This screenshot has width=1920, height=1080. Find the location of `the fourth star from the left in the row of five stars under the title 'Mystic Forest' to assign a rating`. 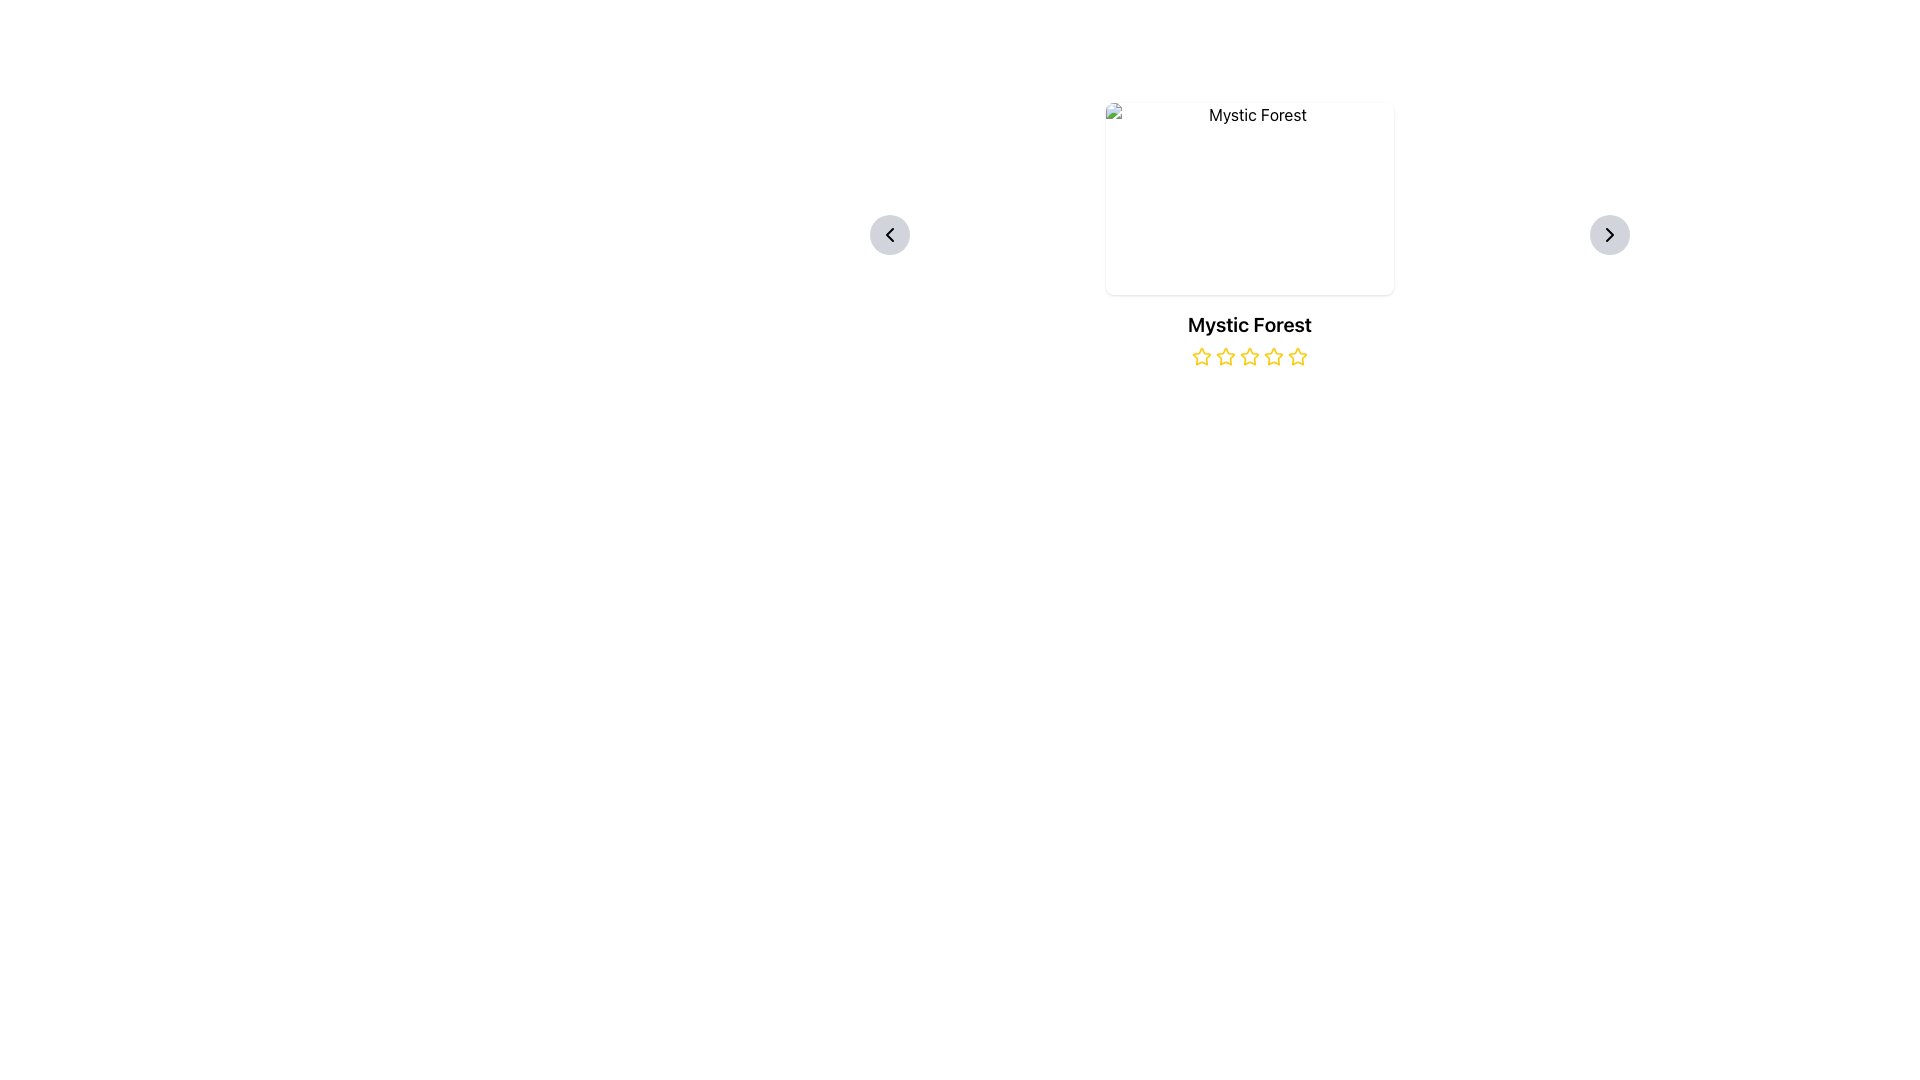

the fourth star from the left in the row of five stars under the title 'Mystic Forest' to assign a rating is located at coordinates (1248, 355).